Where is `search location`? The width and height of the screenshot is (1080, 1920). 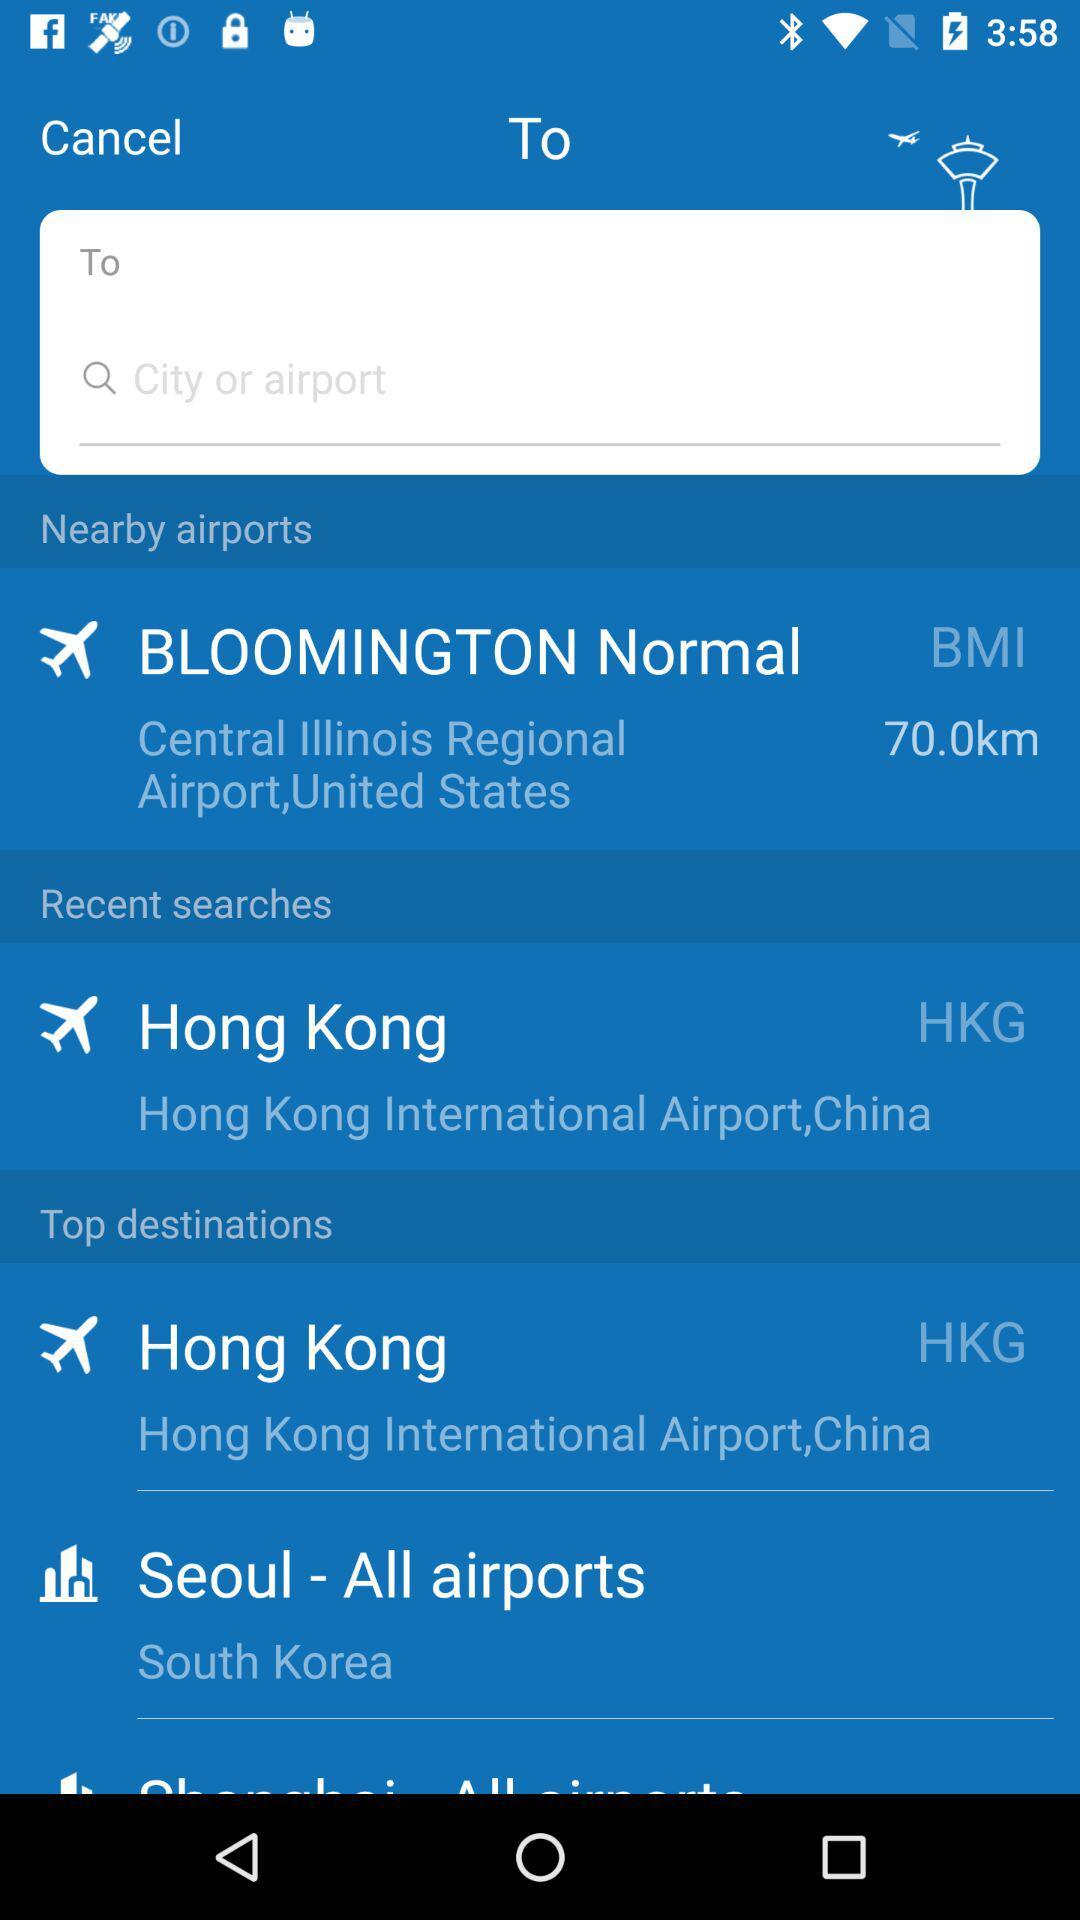 search location is located at coordinates (519, 377).